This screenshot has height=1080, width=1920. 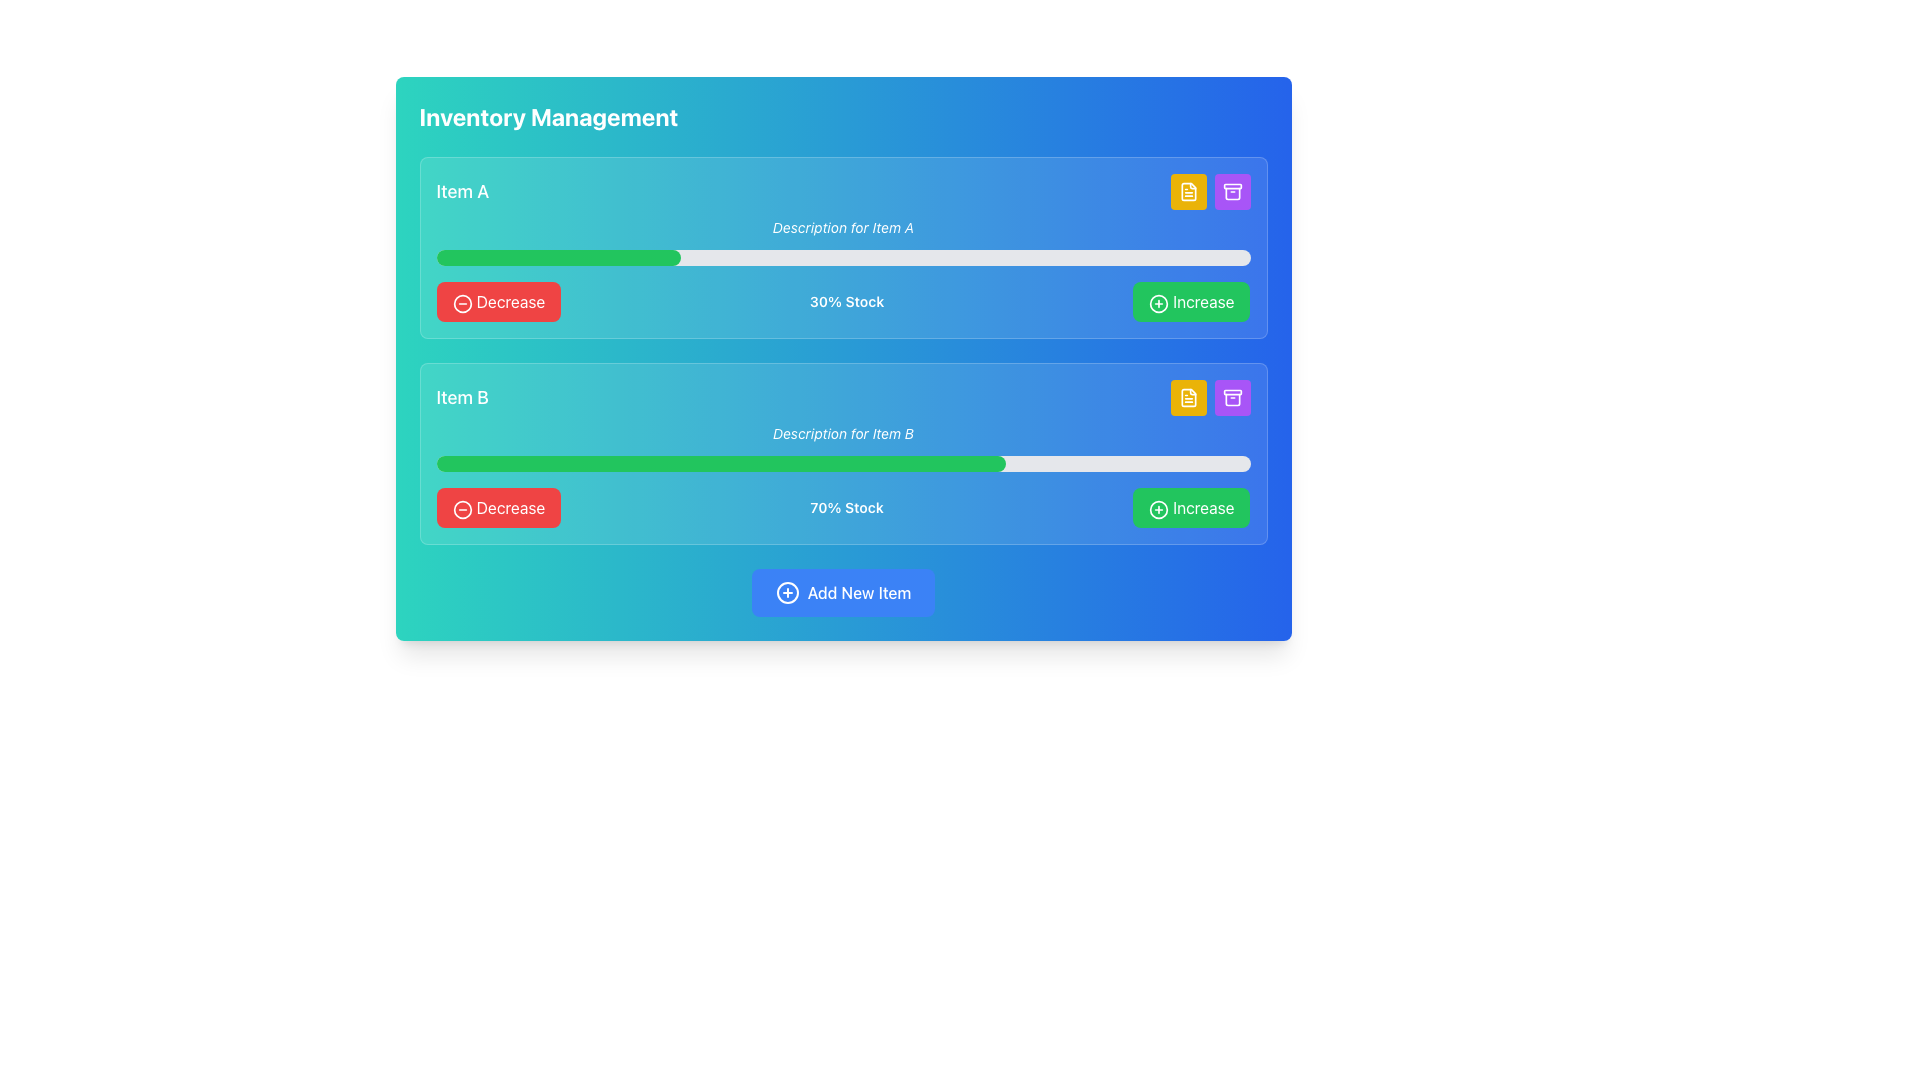 I want to click on the circular icon with a plus sign located to the left of the 'Add New Item' button, so click(x=786, y=592).